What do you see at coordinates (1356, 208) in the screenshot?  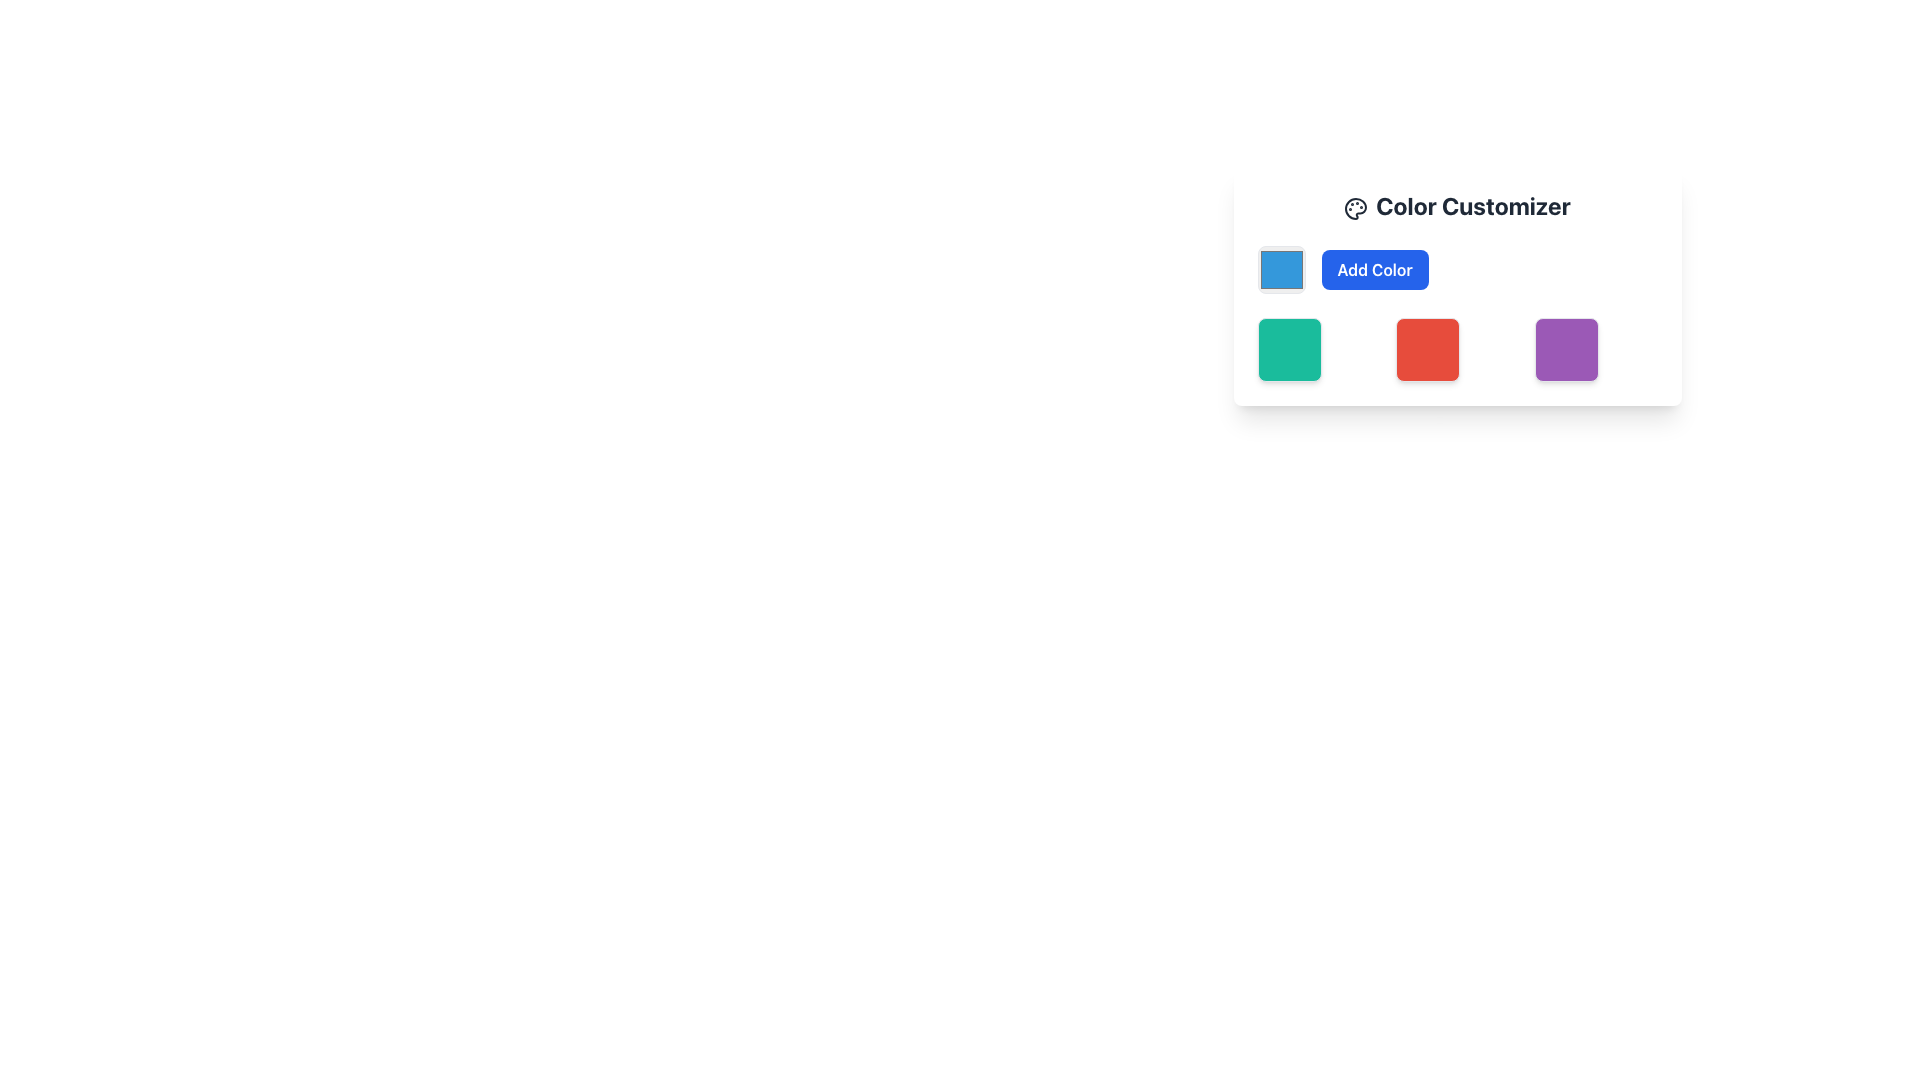 I see `the color palette icon located to the left of the 'Color Customizer' text in the header area` at bounding box center [1356, 208].